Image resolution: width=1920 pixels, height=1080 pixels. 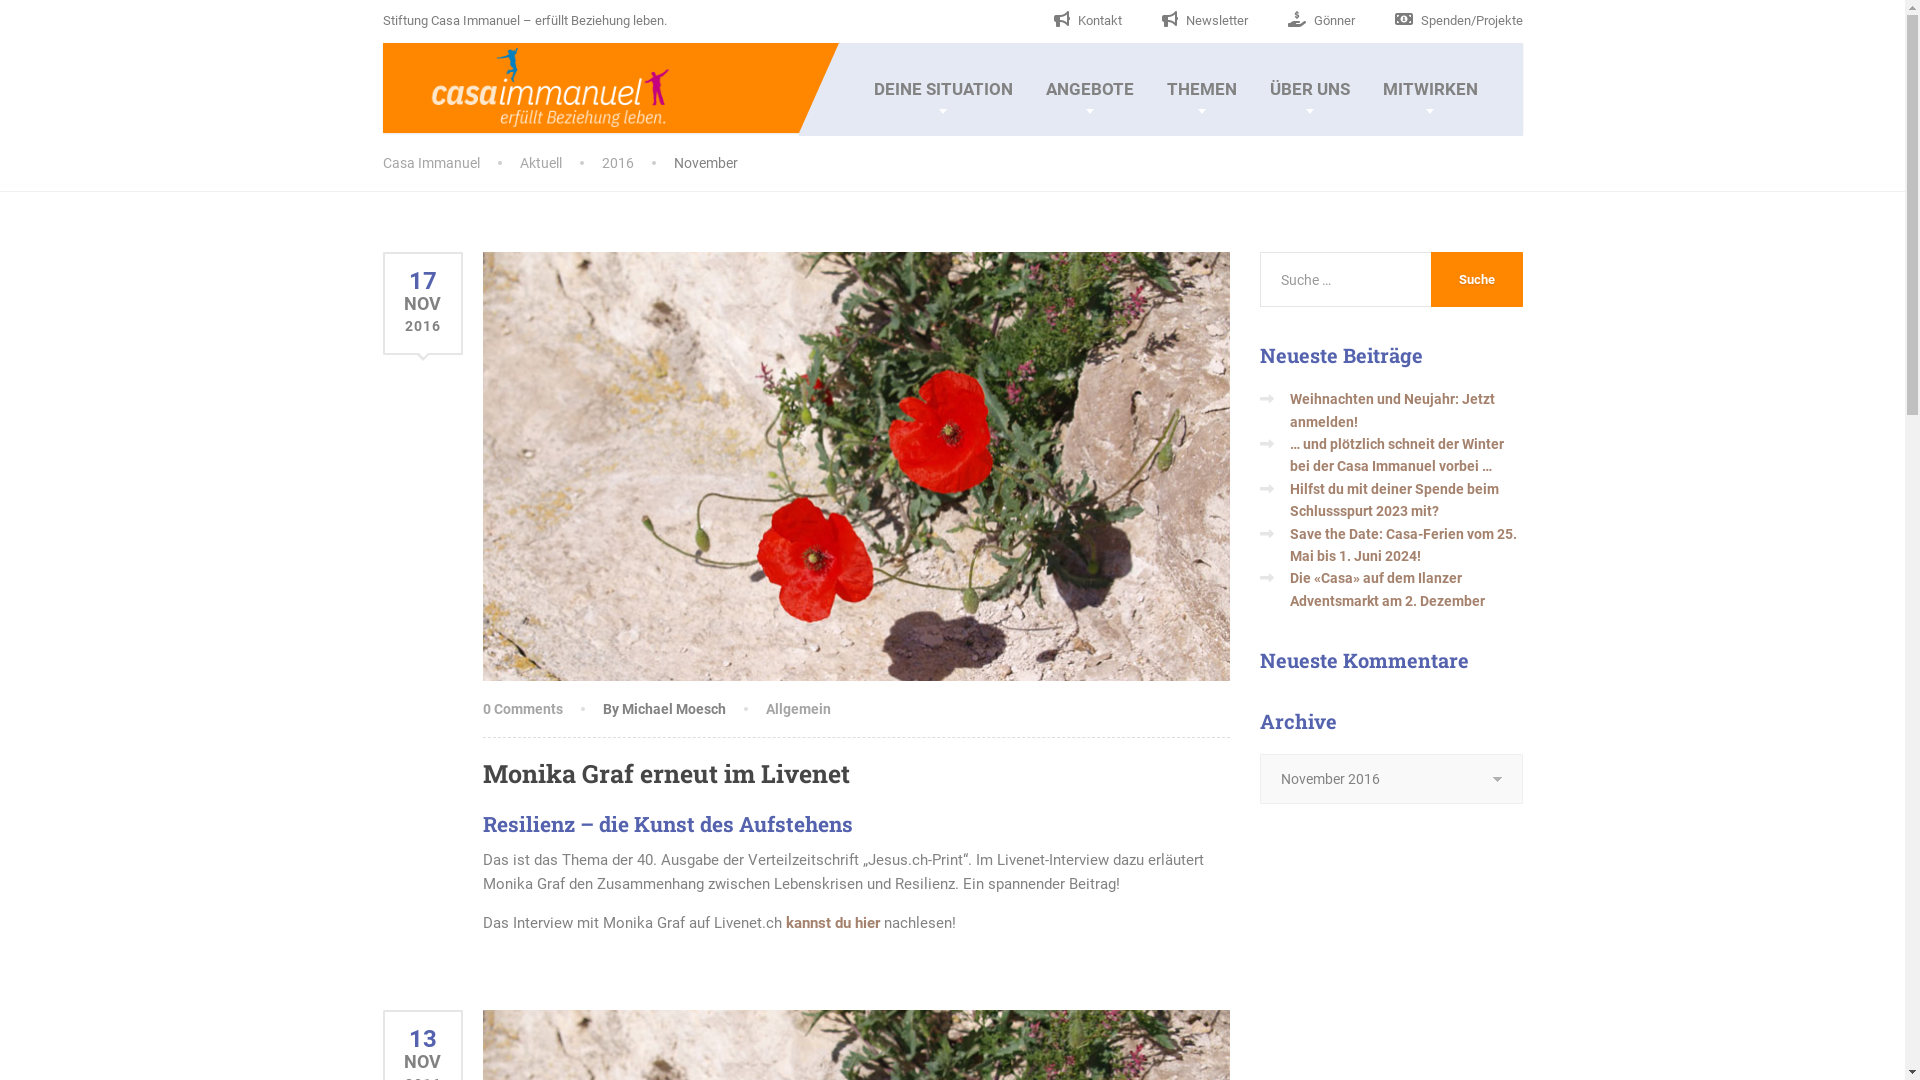 What do you see at coordinates (526, 84) in the screenshot?
I see `'Casa Immanuel'` at bounding box center [526, 84].